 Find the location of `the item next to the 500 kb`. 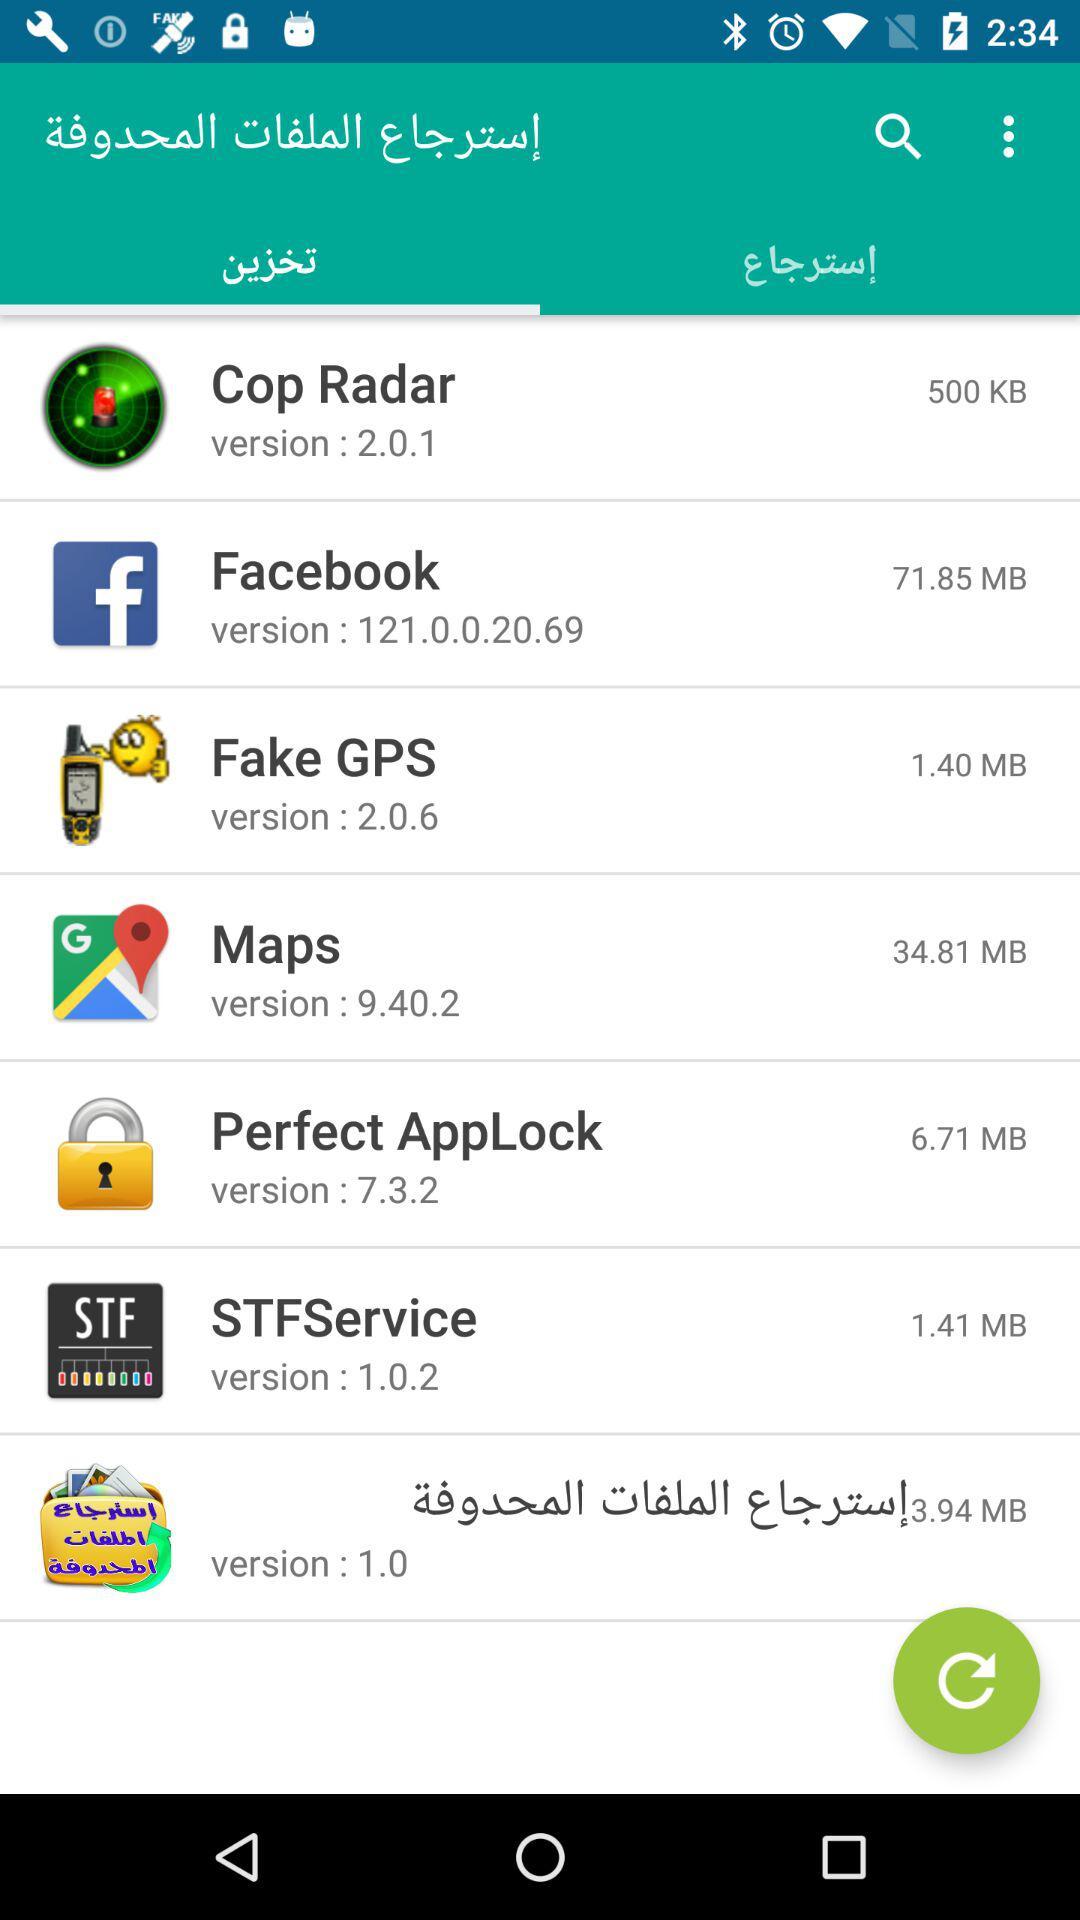

the item next to the 500 kb is located at coordinates (568, 382).